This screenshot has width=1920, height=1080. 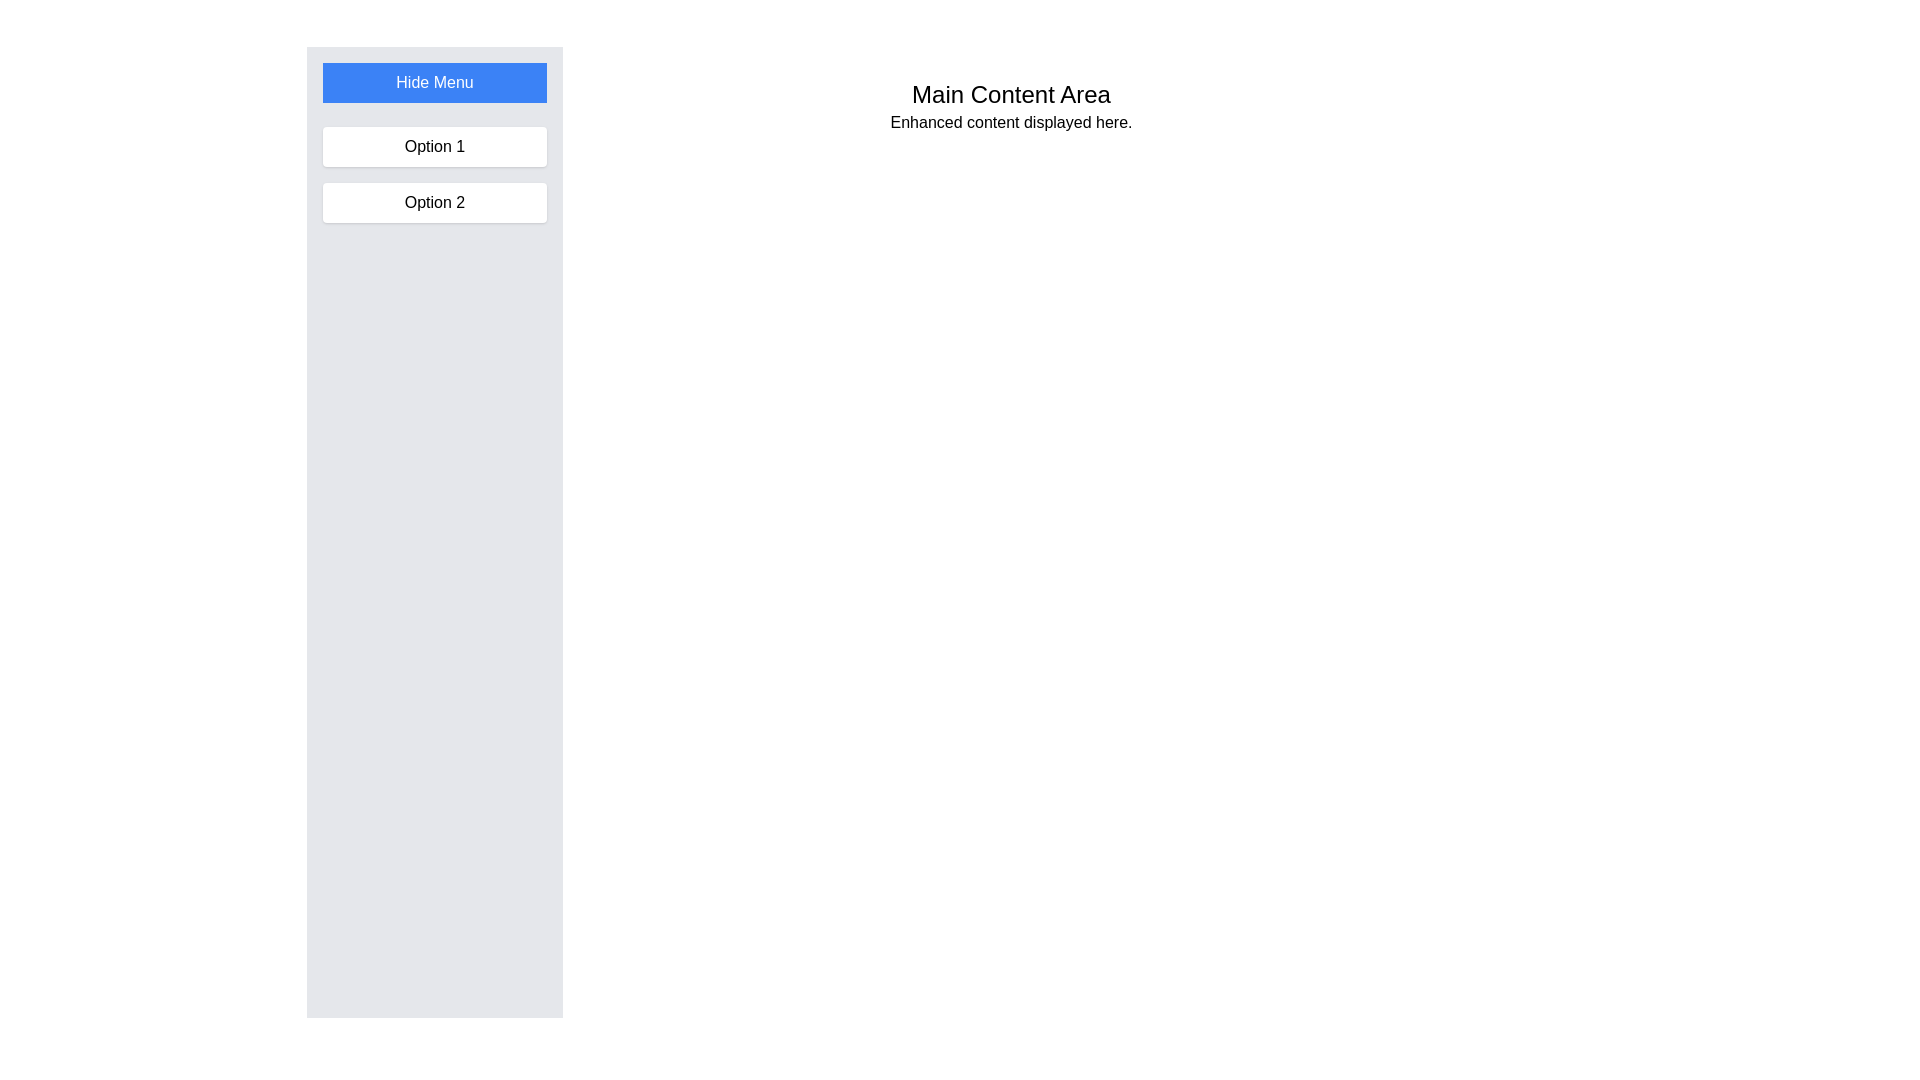 I want to click on the 'Hide Menu' button to toggle the menu visibility, so click(x=434, y=82).